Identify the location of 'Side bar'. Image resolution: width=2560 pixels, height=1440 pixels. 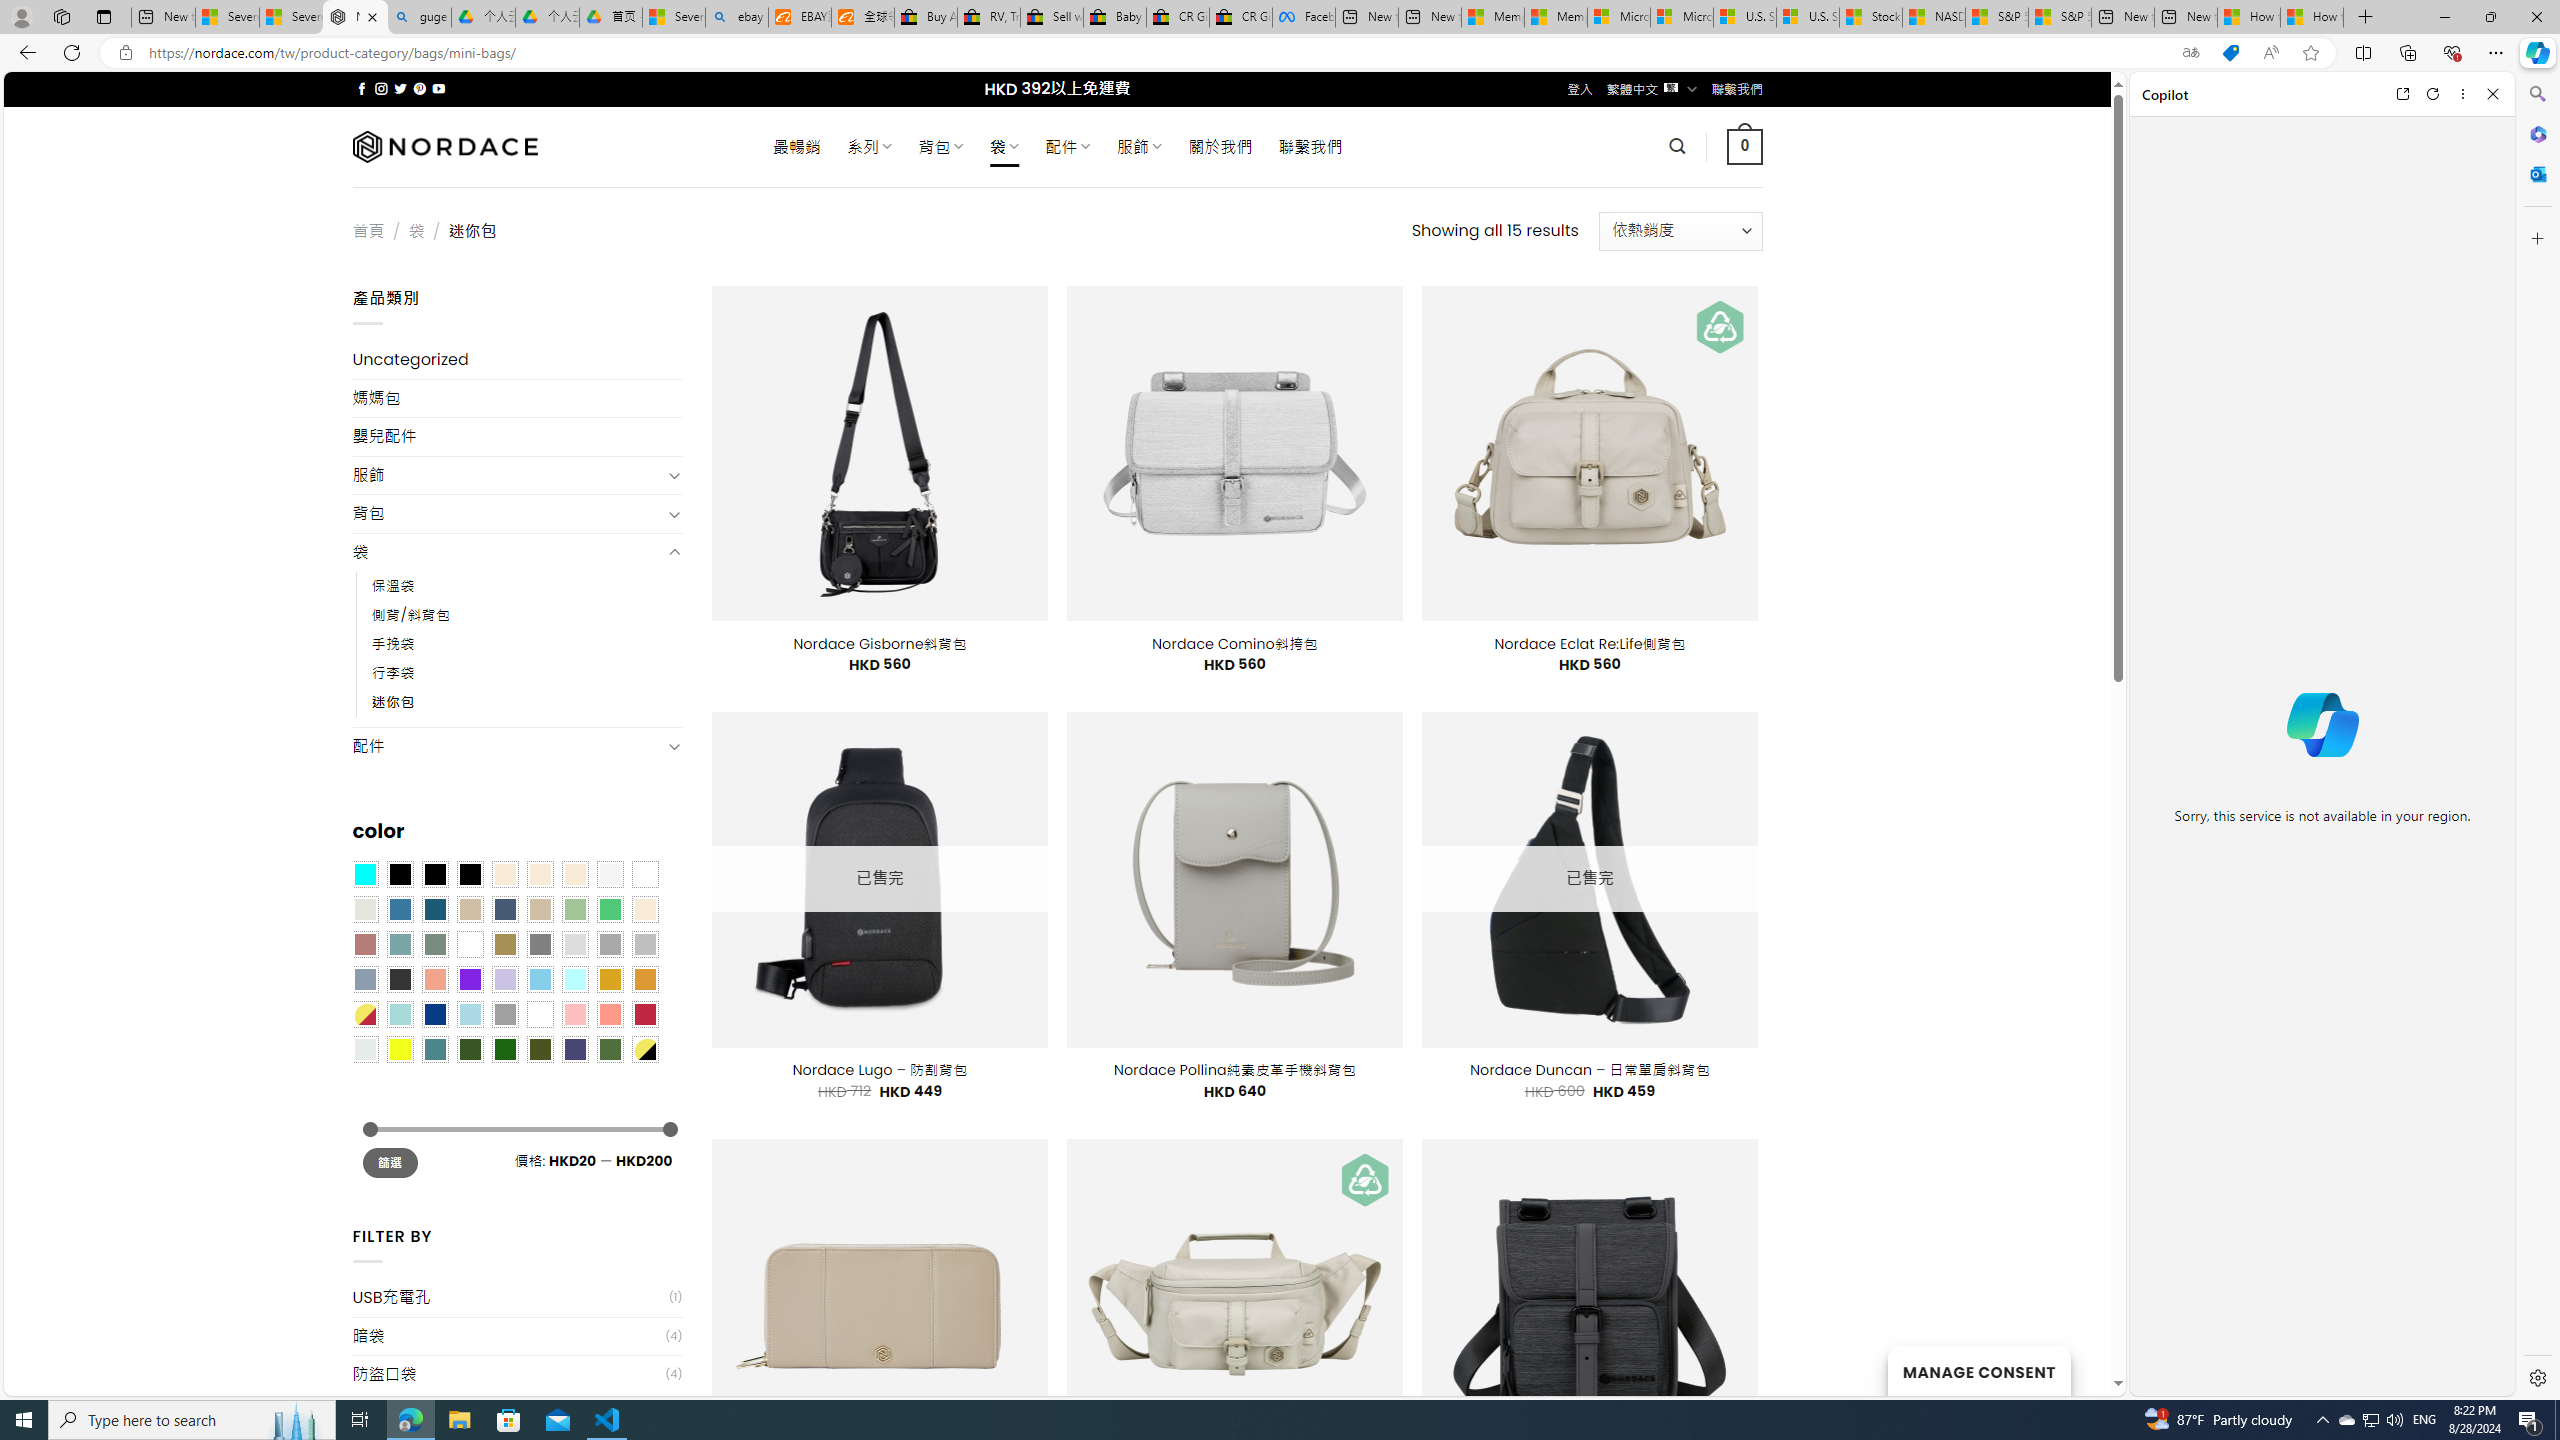
(2537, 735).